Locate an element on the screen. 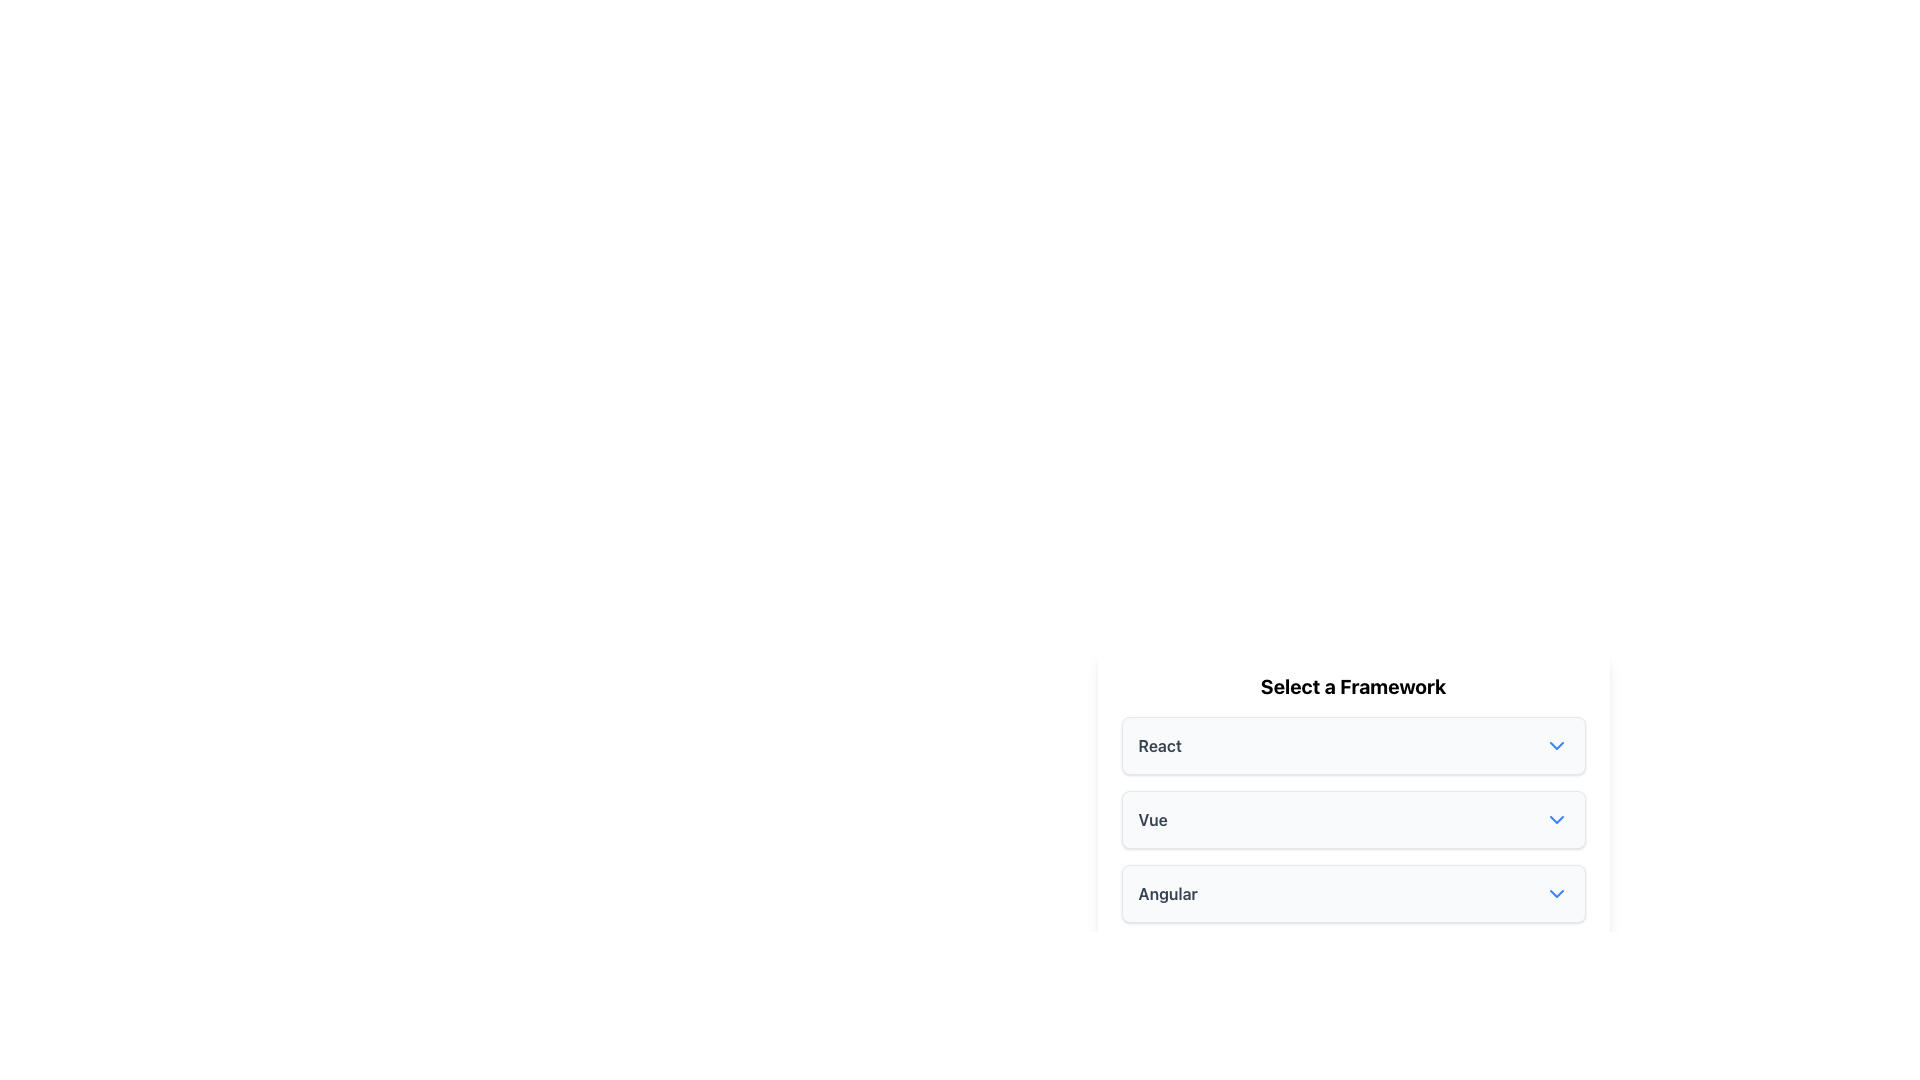 Image resolution: width=1920 pixels, height=1080 pixels. the second option button in the list is located at coordinates (1353, 820).